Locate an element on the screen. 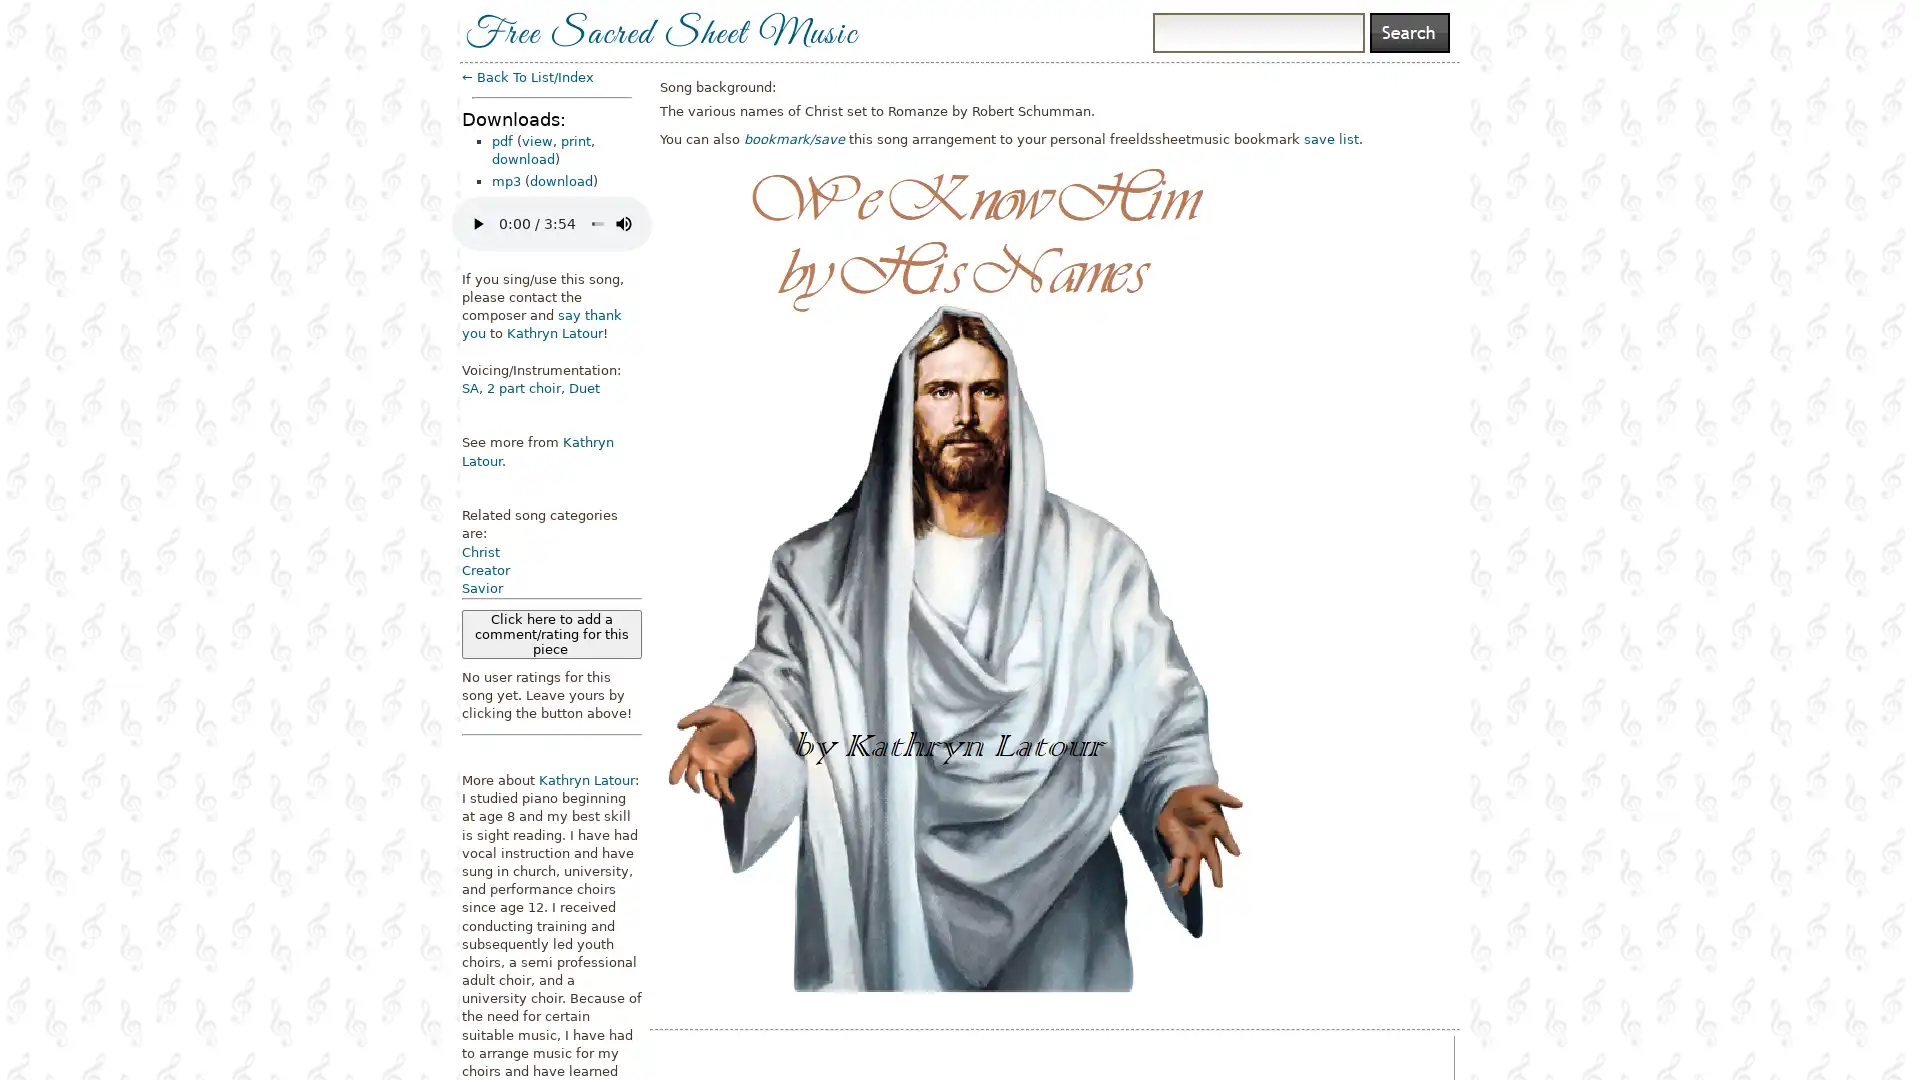 This screenshot has height=1080, width=1920. show more media controls is located at coordinates (656, 223).